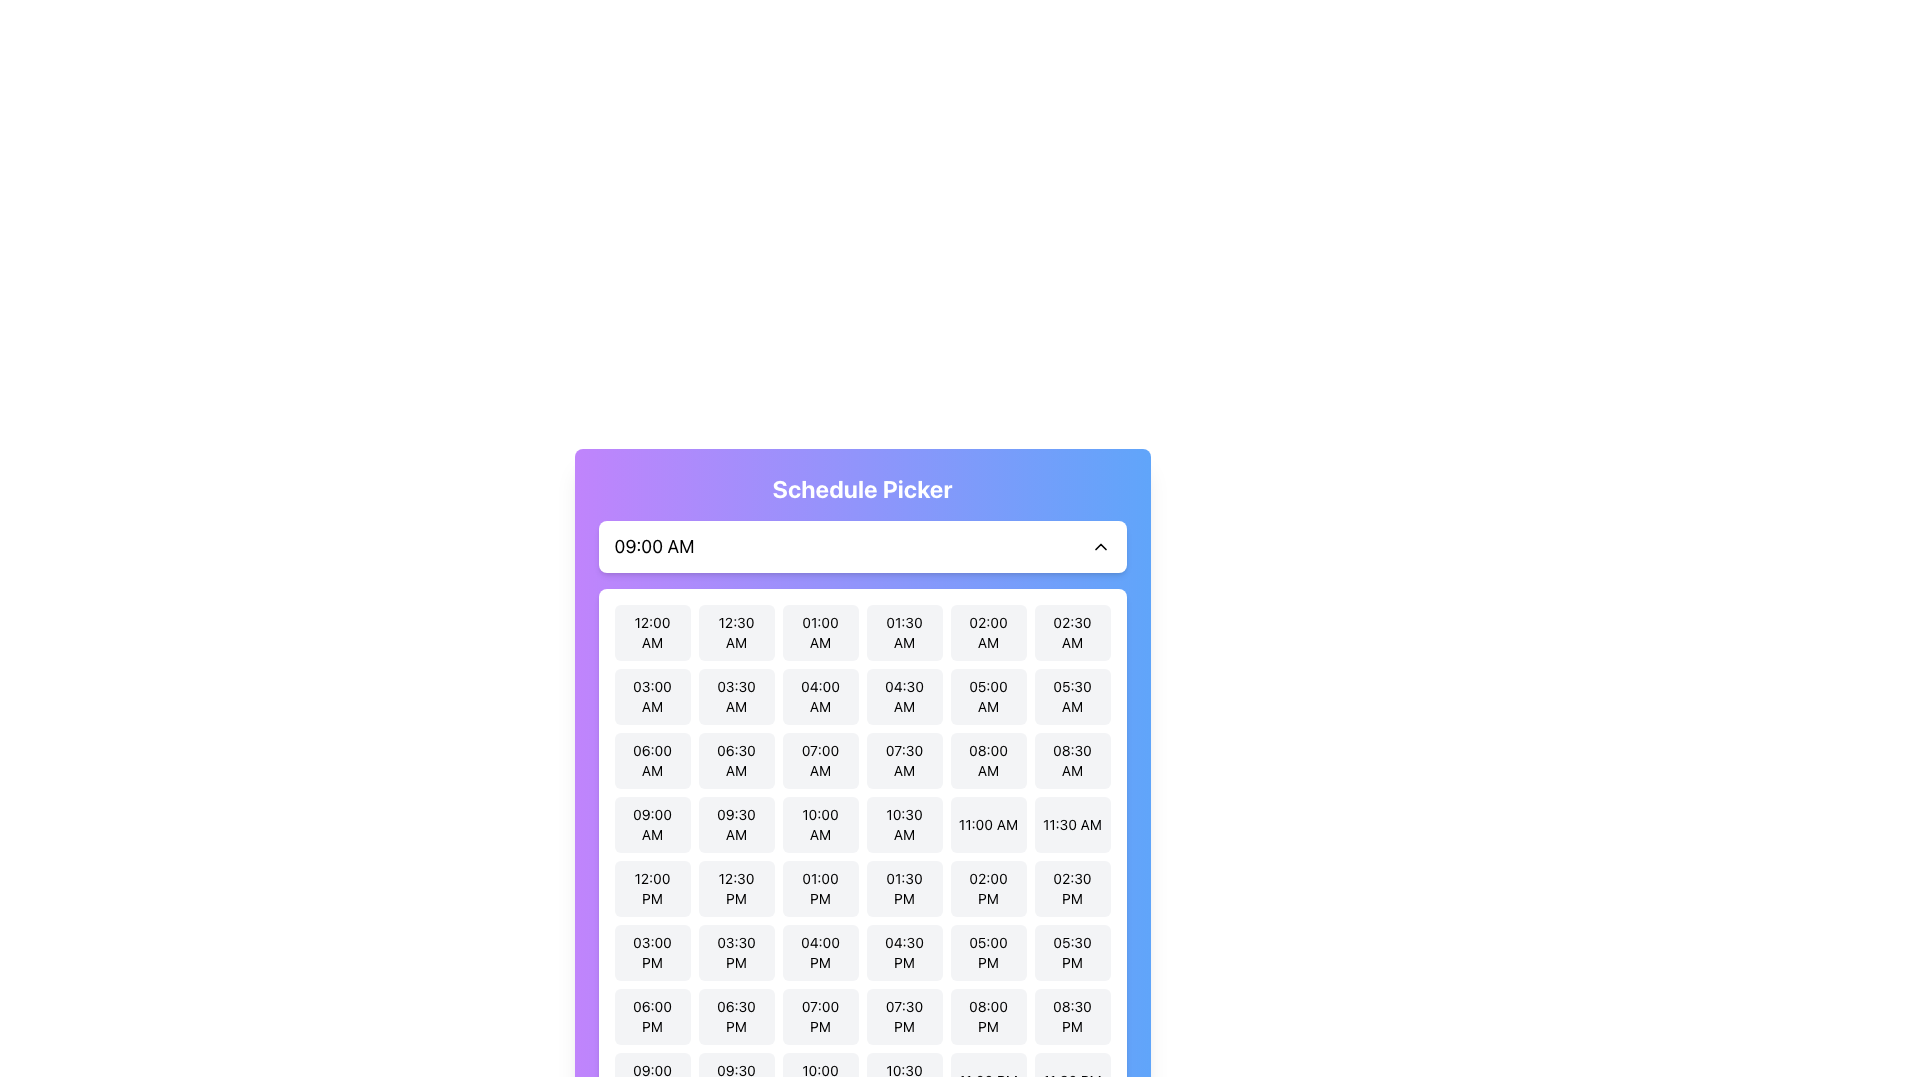 The width and height of the screenshot is (1920, 1080). I want to click on the selectable time slot button for 09:00 AM located, so click(652, 825).